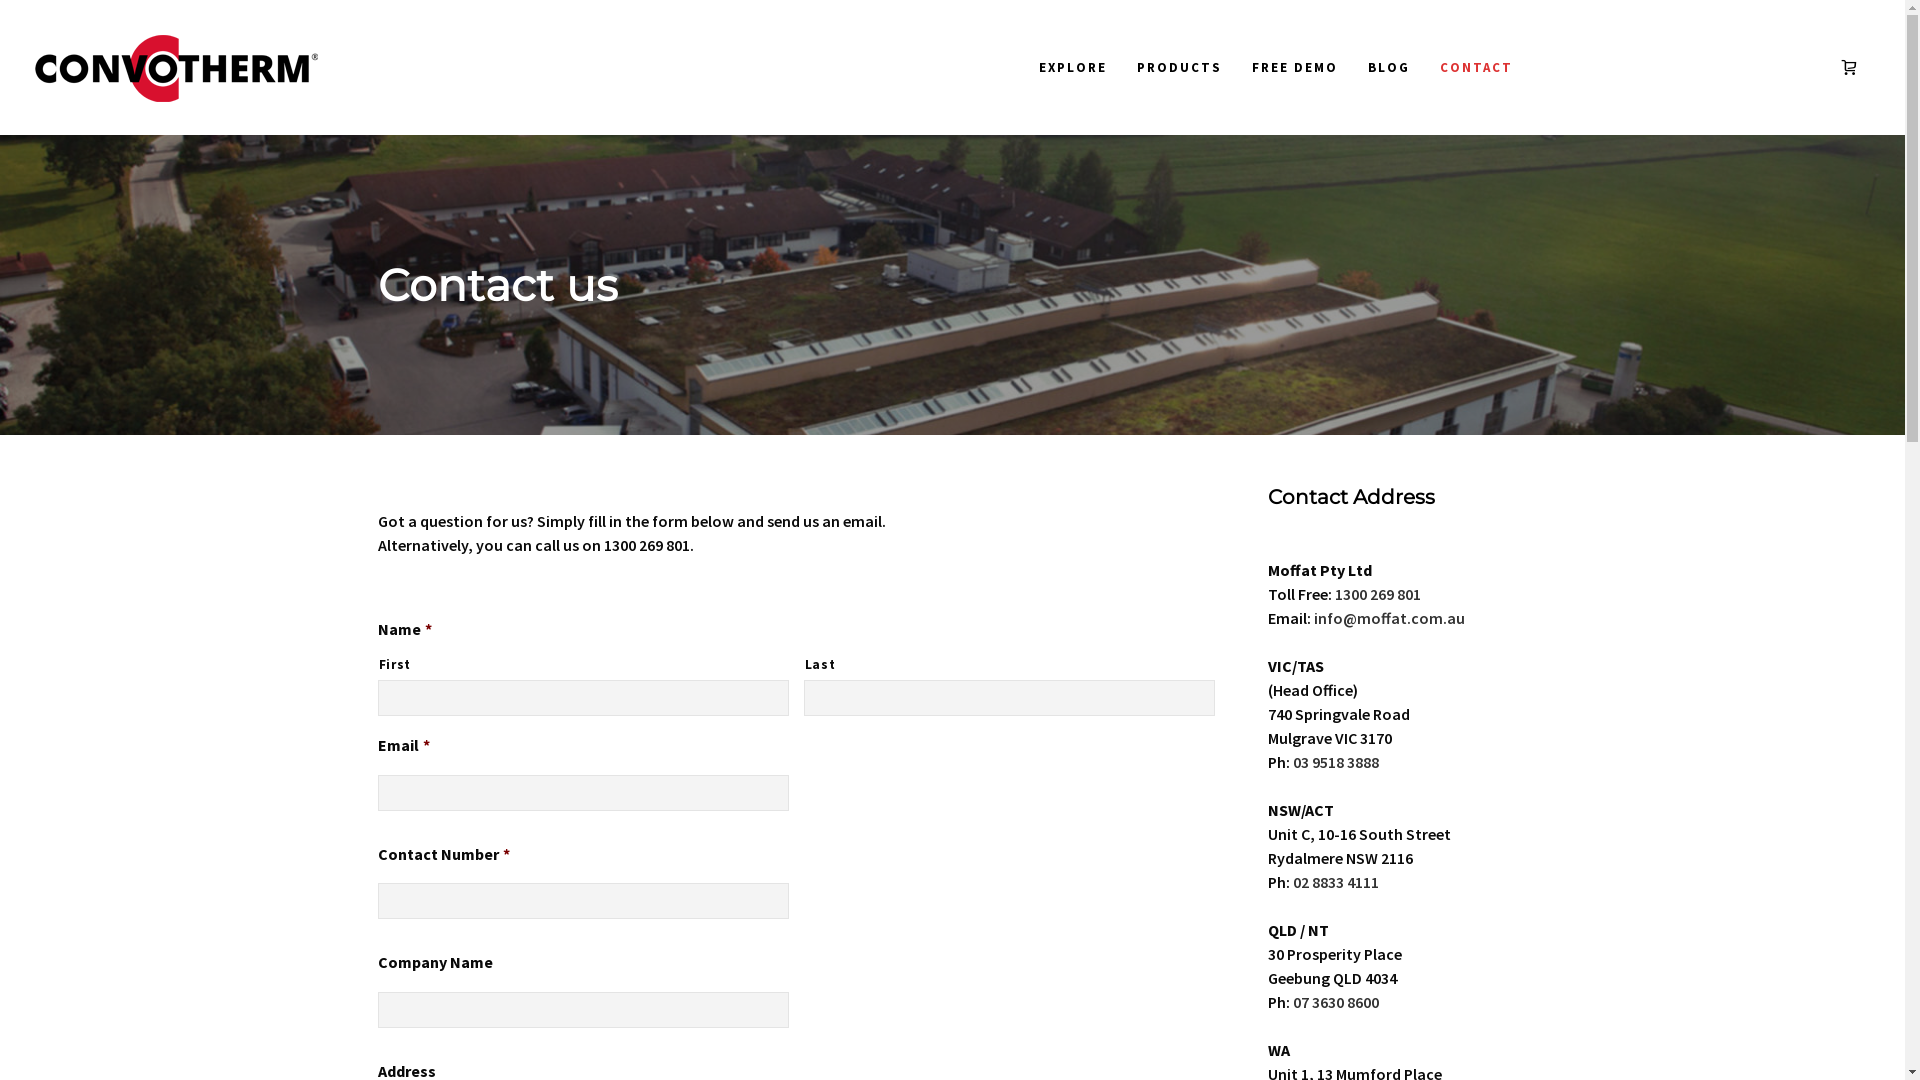 The width and height of the screenshot is (1920, 1080). Describe the element at coordinates (1334, 762) in the screenshot. I see `'03 9518 3888'` at that location.